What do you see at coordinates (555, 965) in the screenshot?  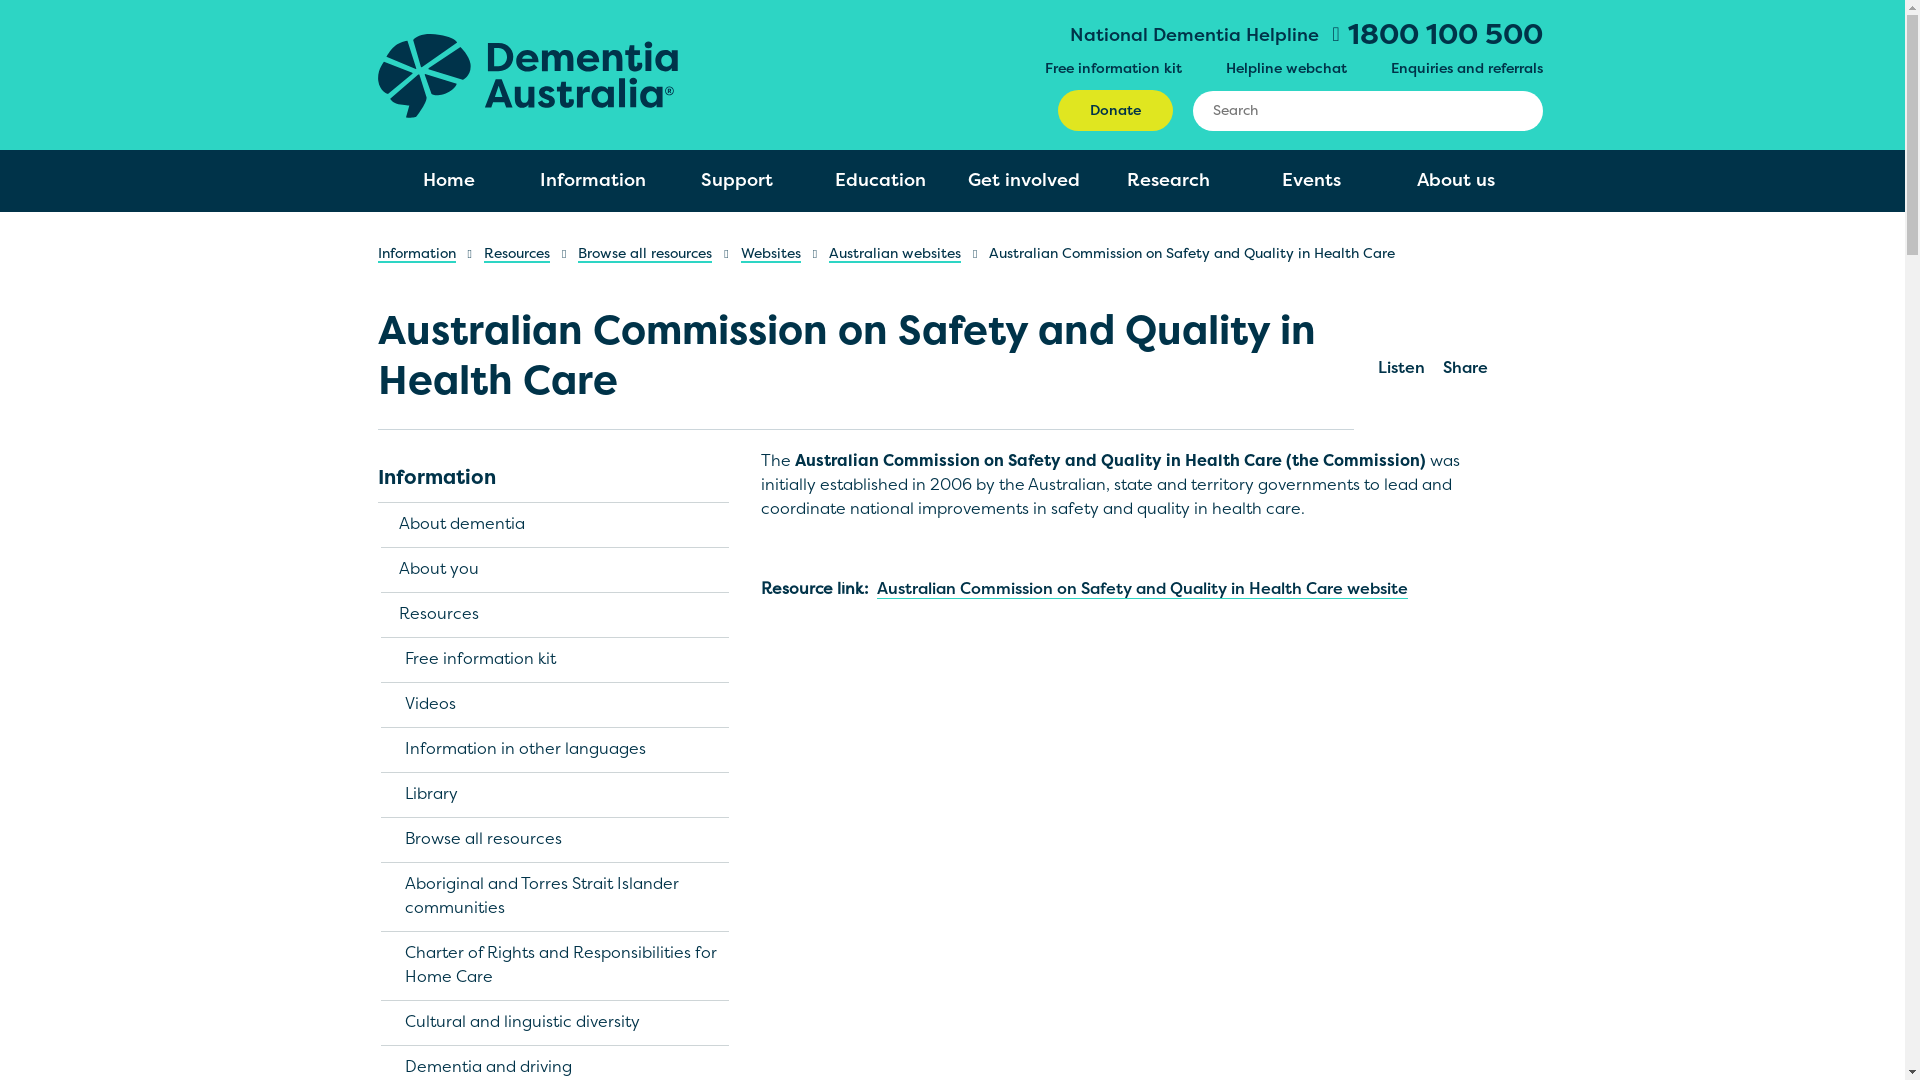 I see `'Charter of Rights and Responsibilities for Home Care'` at bounding box center [555, 965].